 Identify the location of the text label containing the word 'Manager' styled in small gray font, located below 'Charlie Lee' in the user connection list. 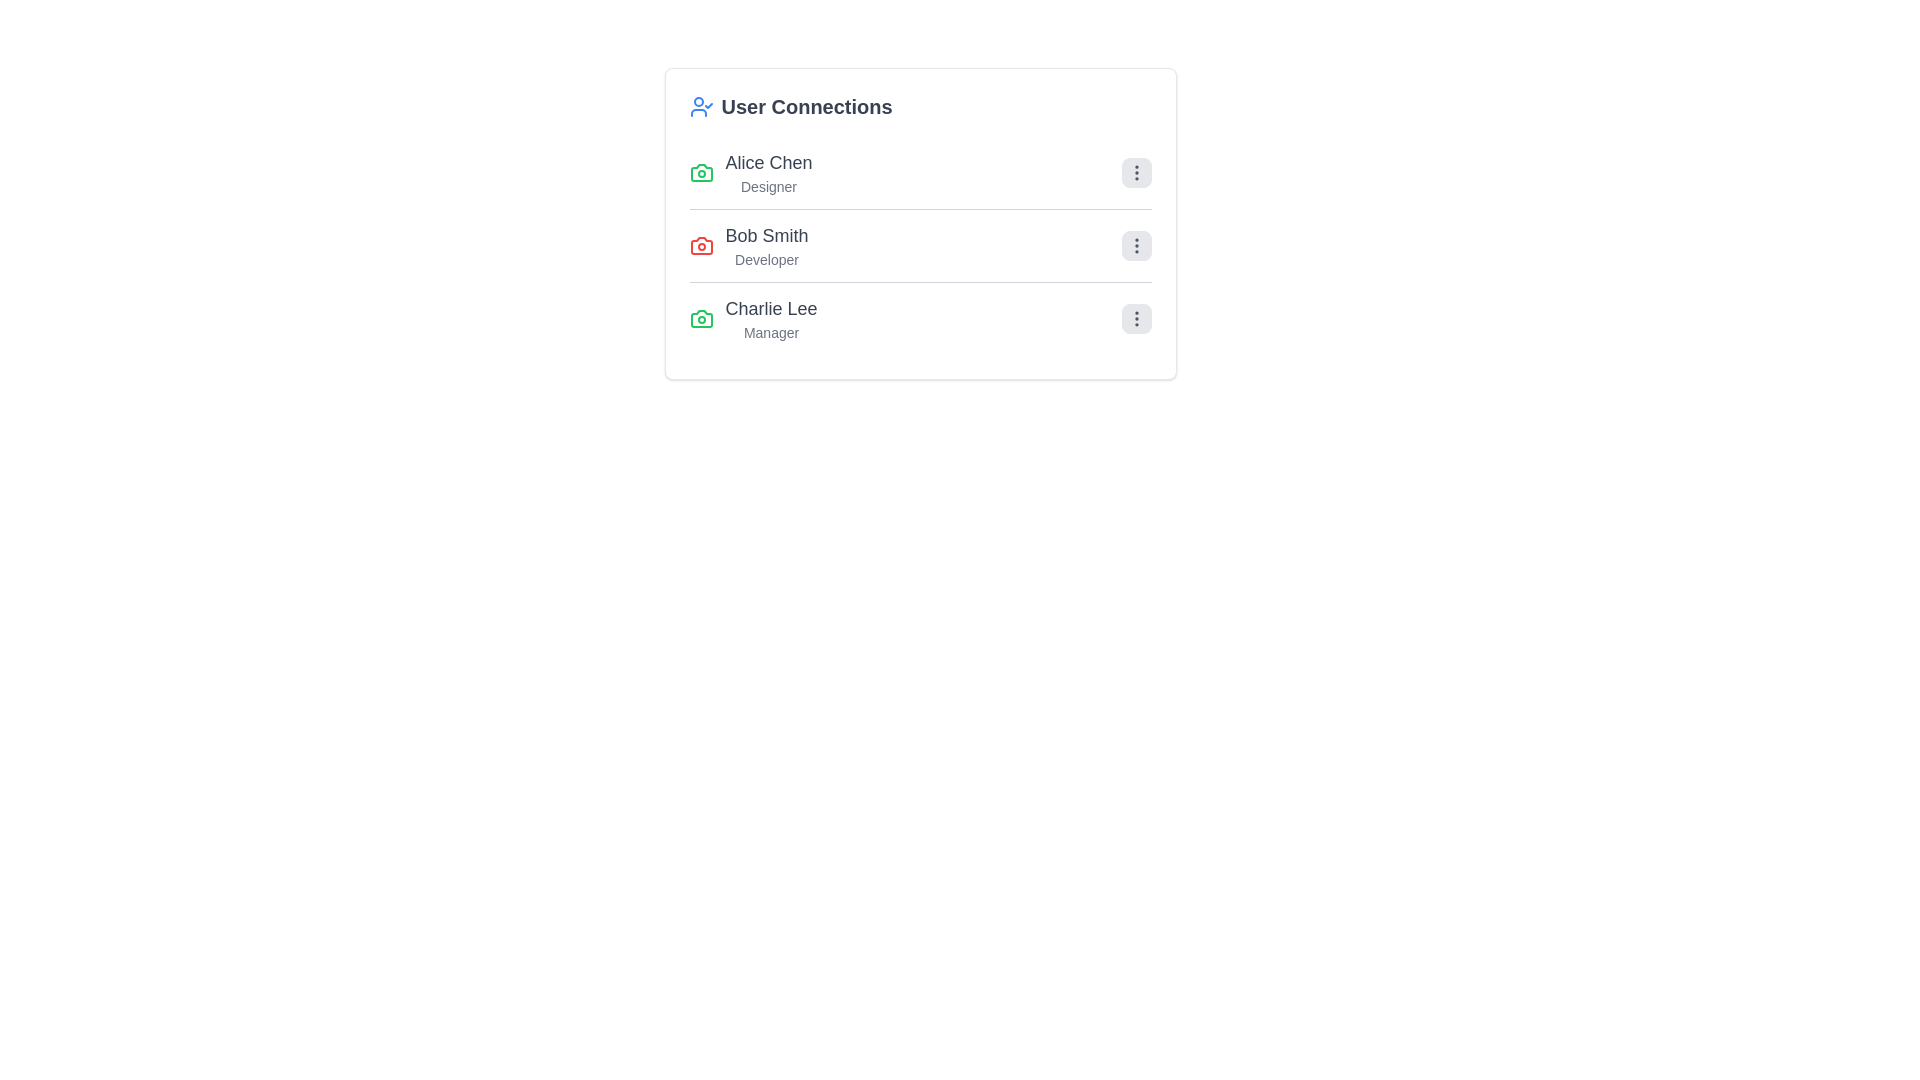
(770, 331).